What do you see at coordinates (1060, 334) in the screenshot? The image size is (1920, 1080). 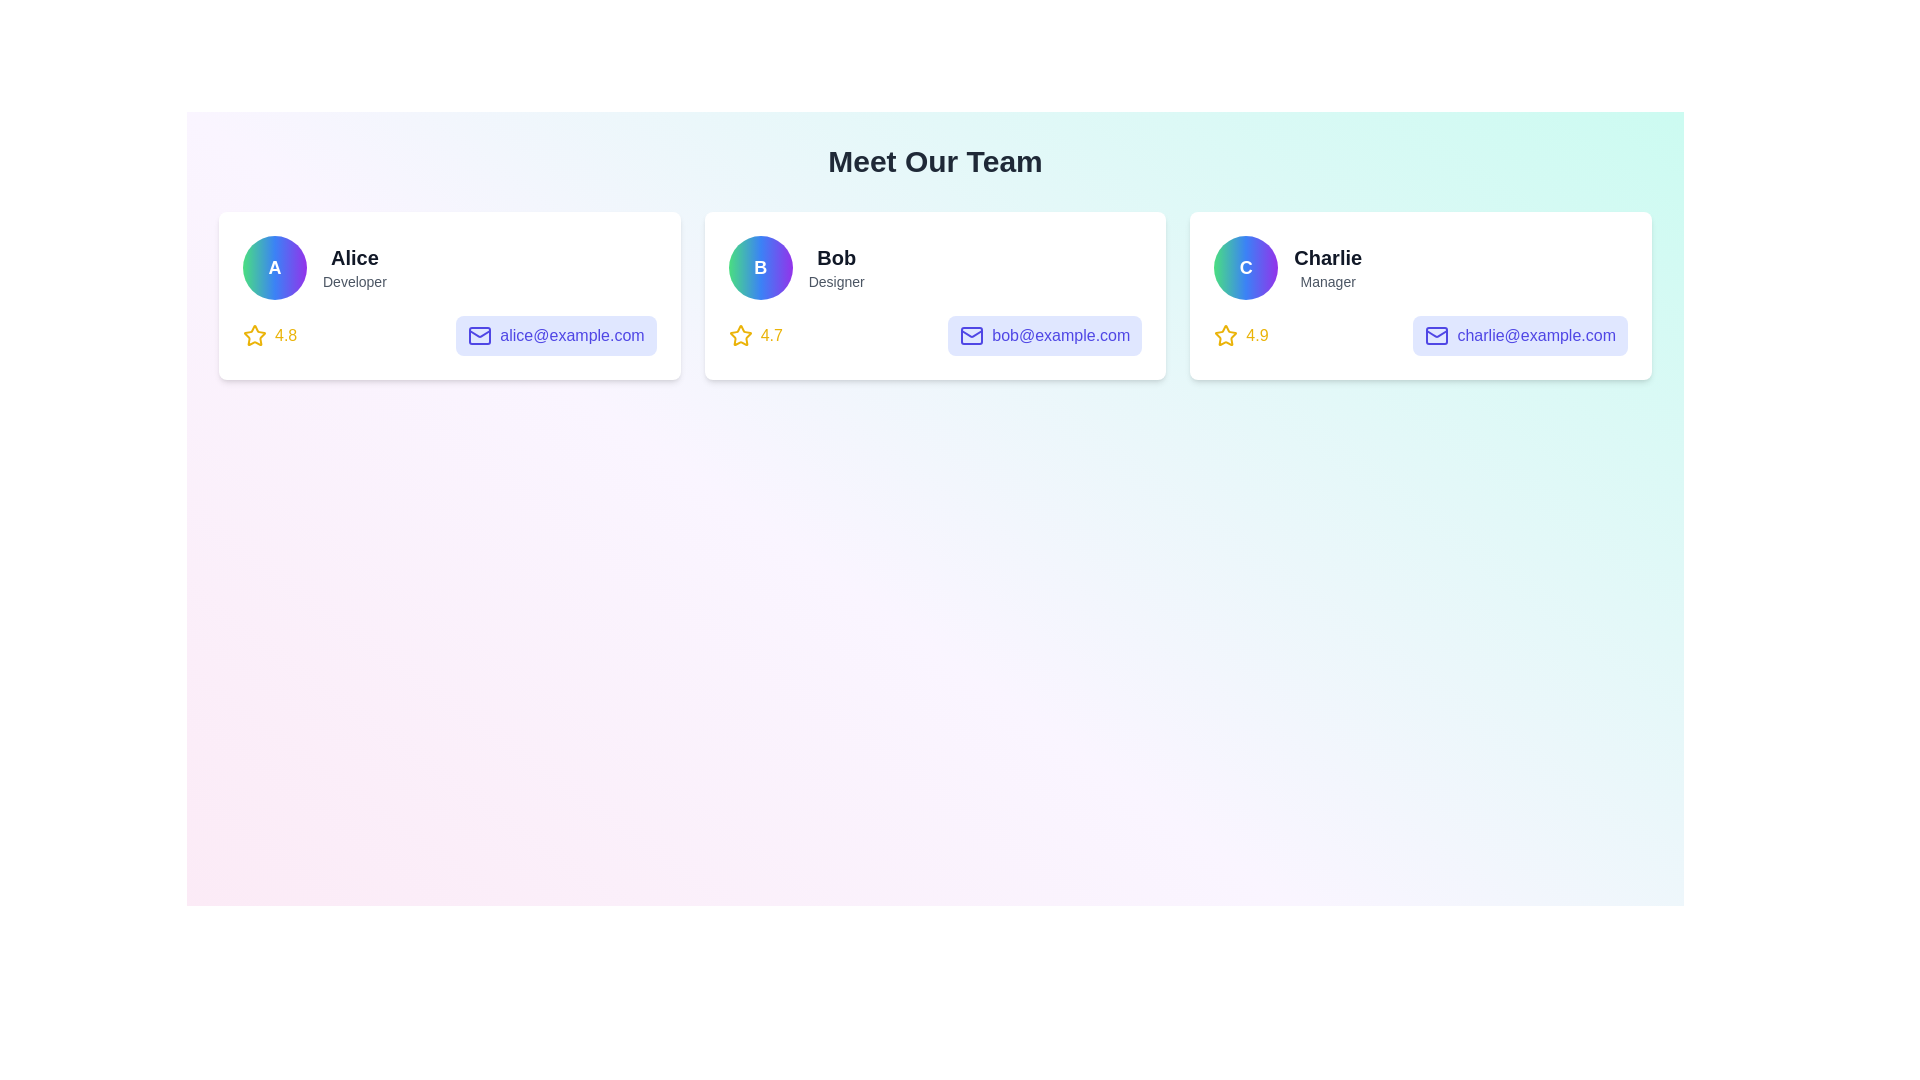 I see `the email address text label for 'Bob' in the contact section of the profile card` at bounding box center [1060, 334].